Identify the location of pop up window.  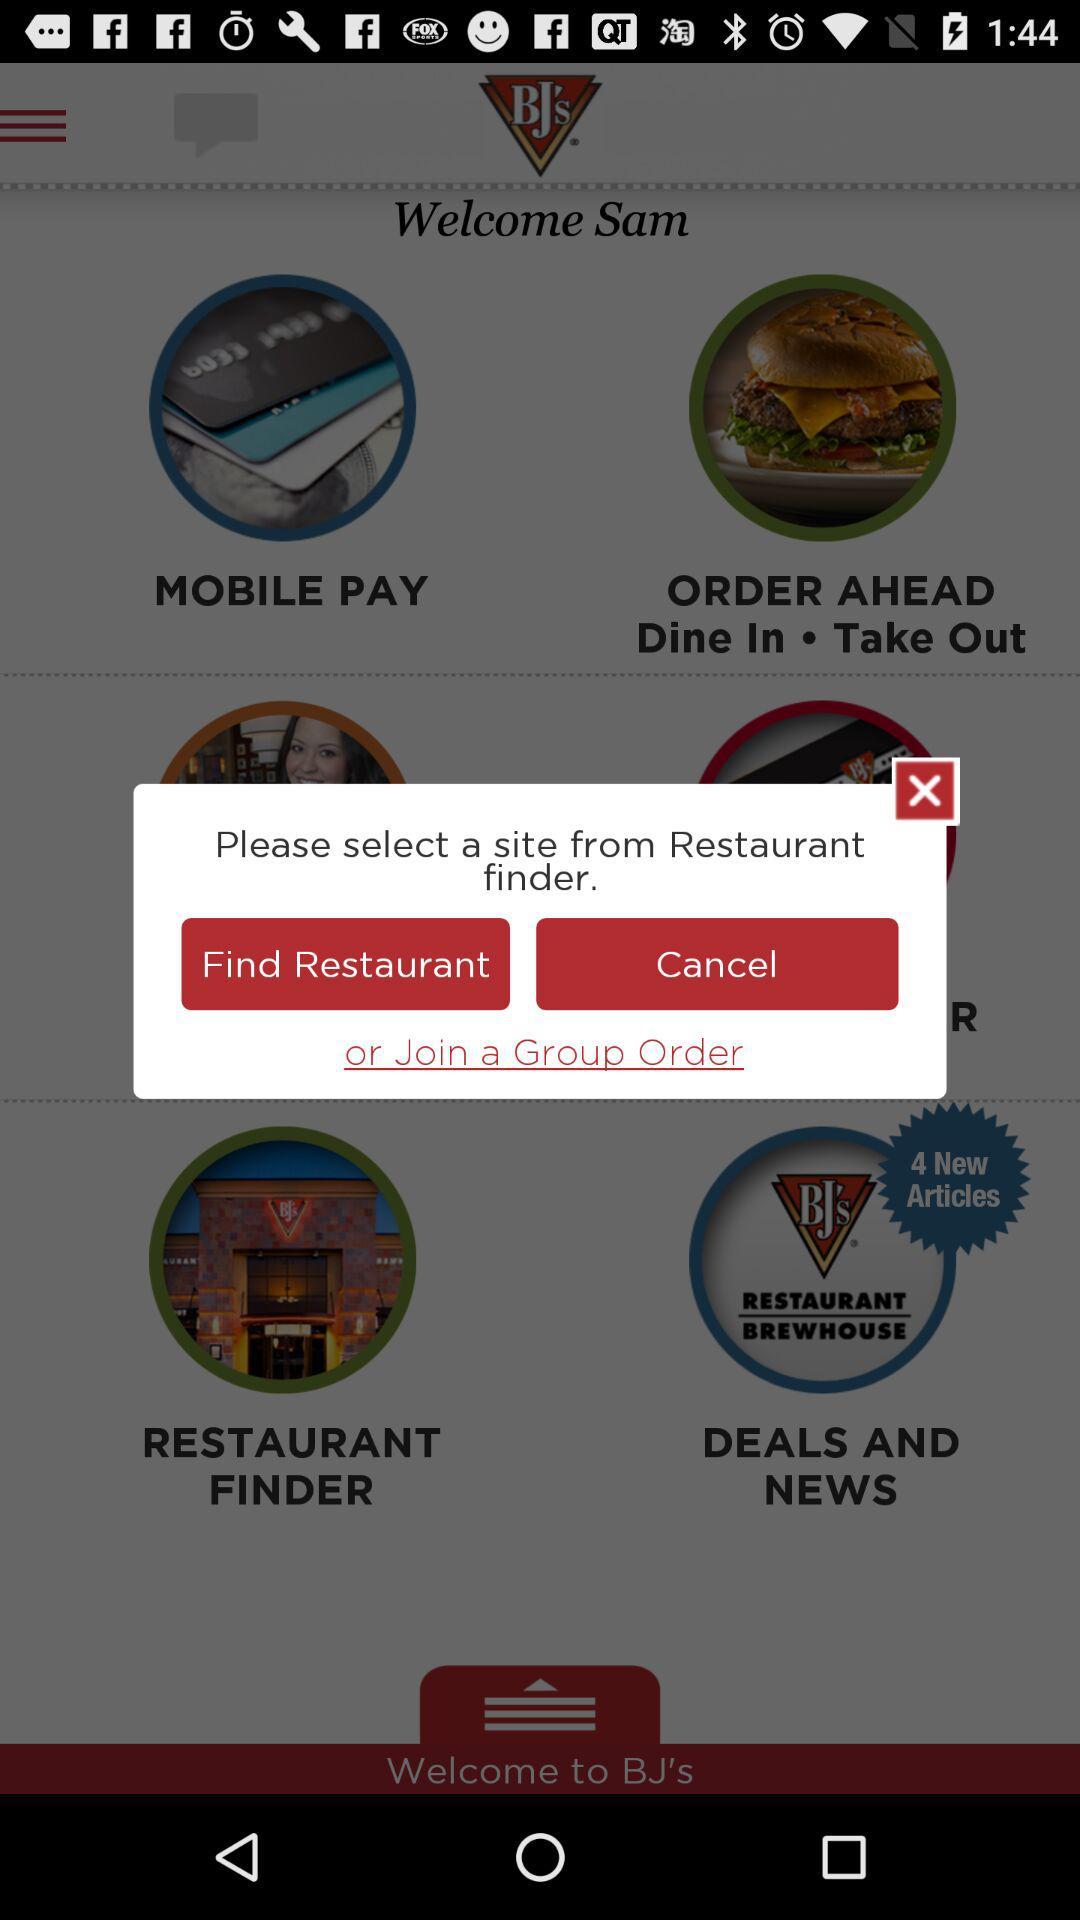
(925, 790).